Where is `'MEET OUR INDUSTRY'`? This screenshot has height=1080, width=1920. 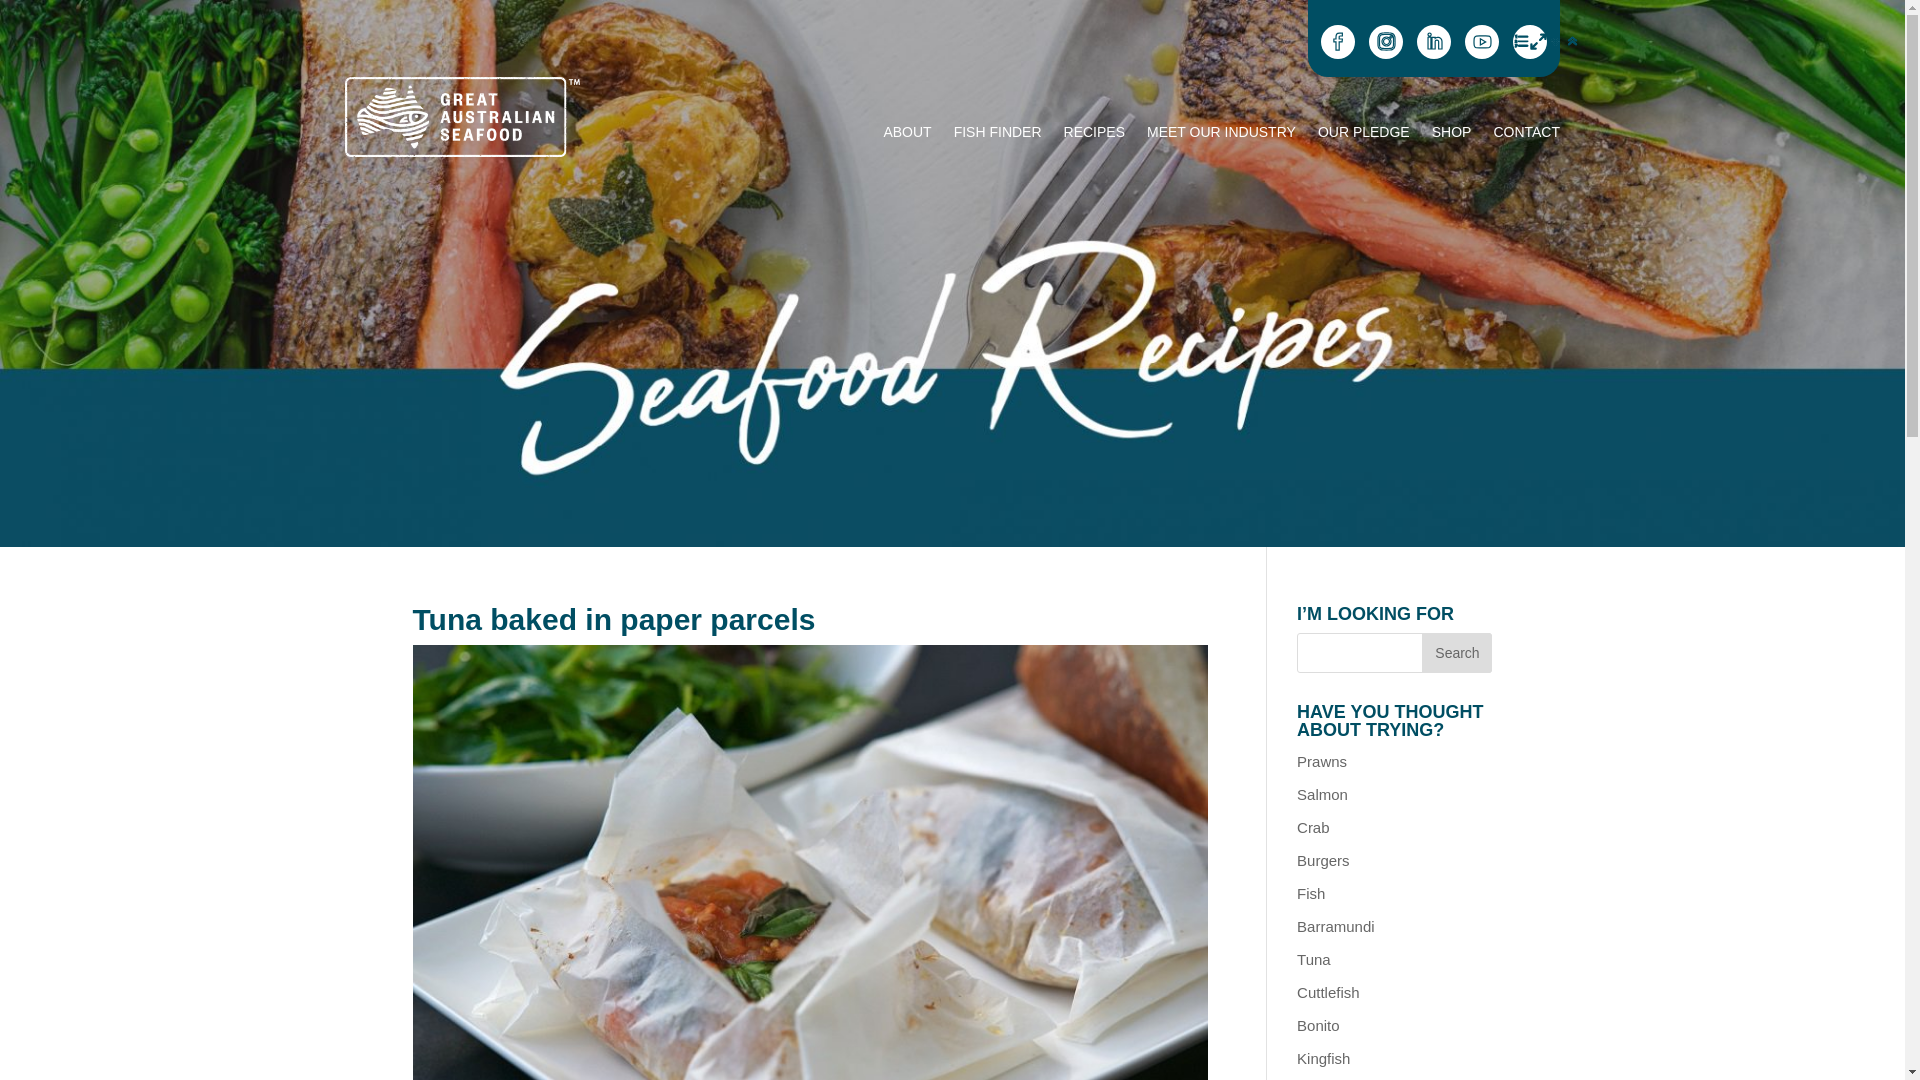
'MEET OUR INDUSTRY' is located at coordinates (1220, 135).